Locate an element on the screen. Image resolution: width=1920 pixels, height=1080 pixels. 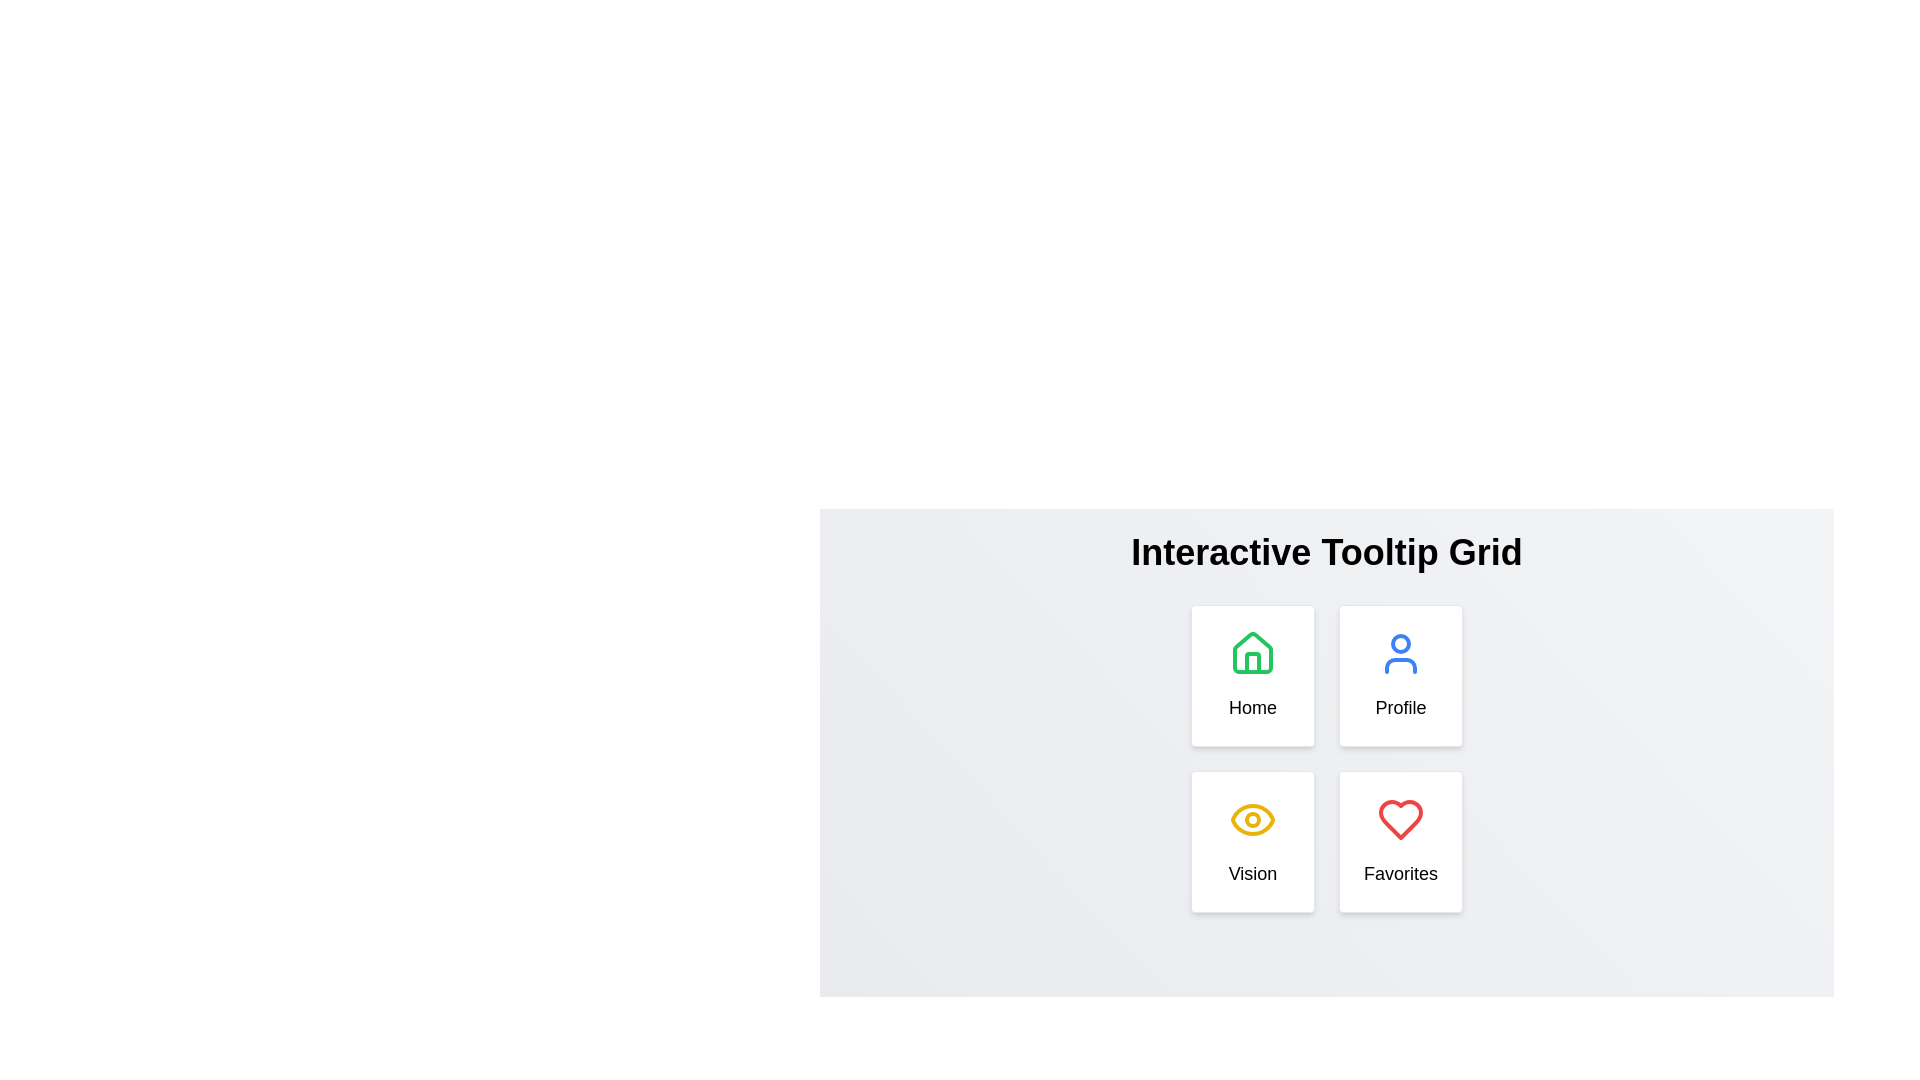
the 'Favorites' text label that provides information about the associated functionality in the application interface, located in the bottom-right section of the grid layout is located at coordinates (1400, 873).